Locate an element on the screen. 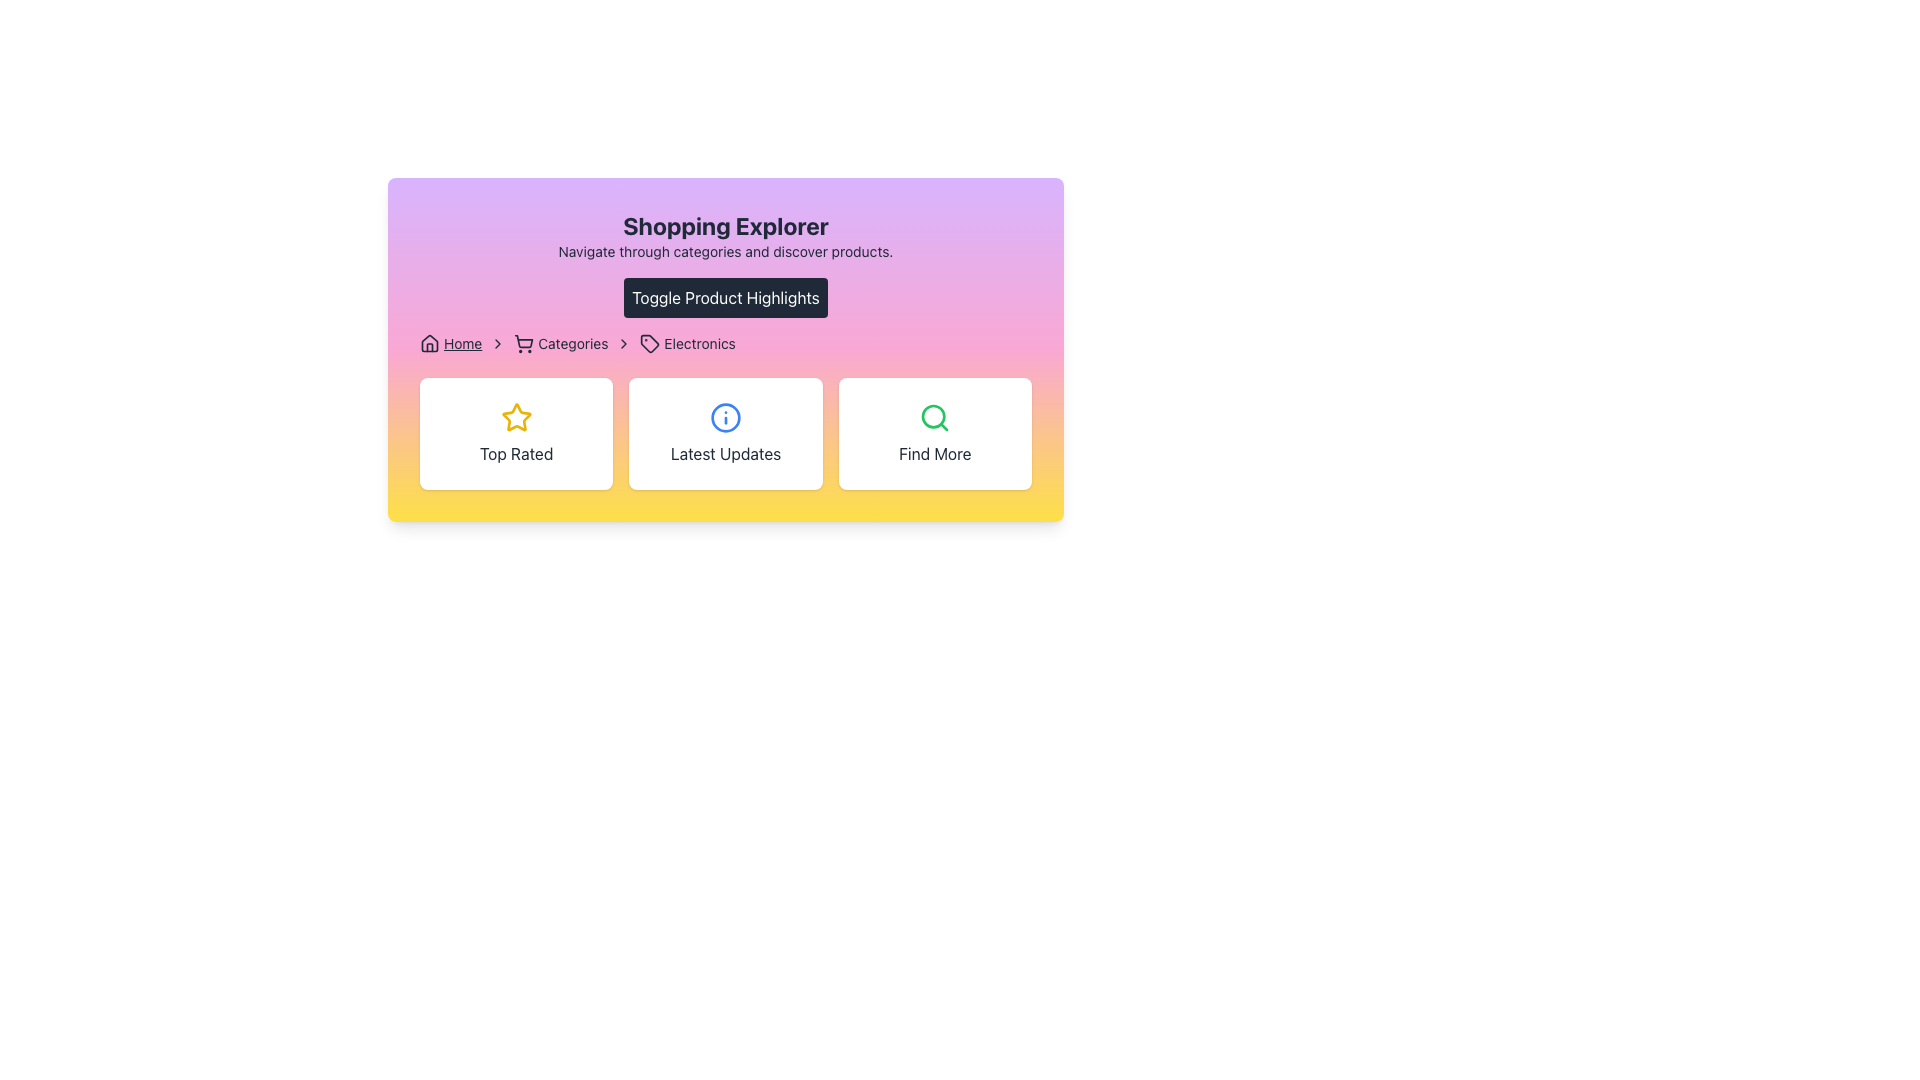 Image resolution: width=1920 pixels, height=1080 pixels. the grid containing three columns with icons and labels: 'Top Rated', 'Latest Updates', and 'Find More' is located at coordinates (724, 433).